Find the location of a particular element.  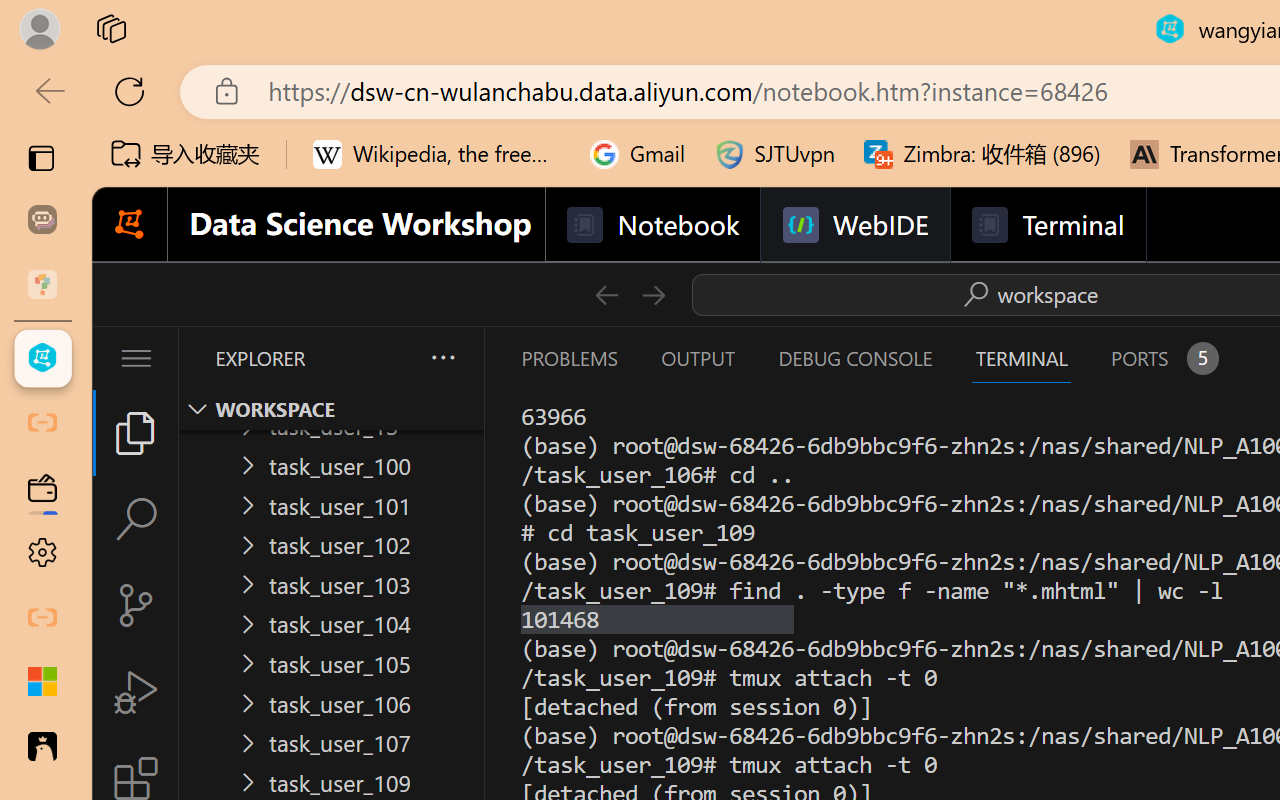

'Wikipedia, the free encyclopedia' is located at coordinates (436, 154).